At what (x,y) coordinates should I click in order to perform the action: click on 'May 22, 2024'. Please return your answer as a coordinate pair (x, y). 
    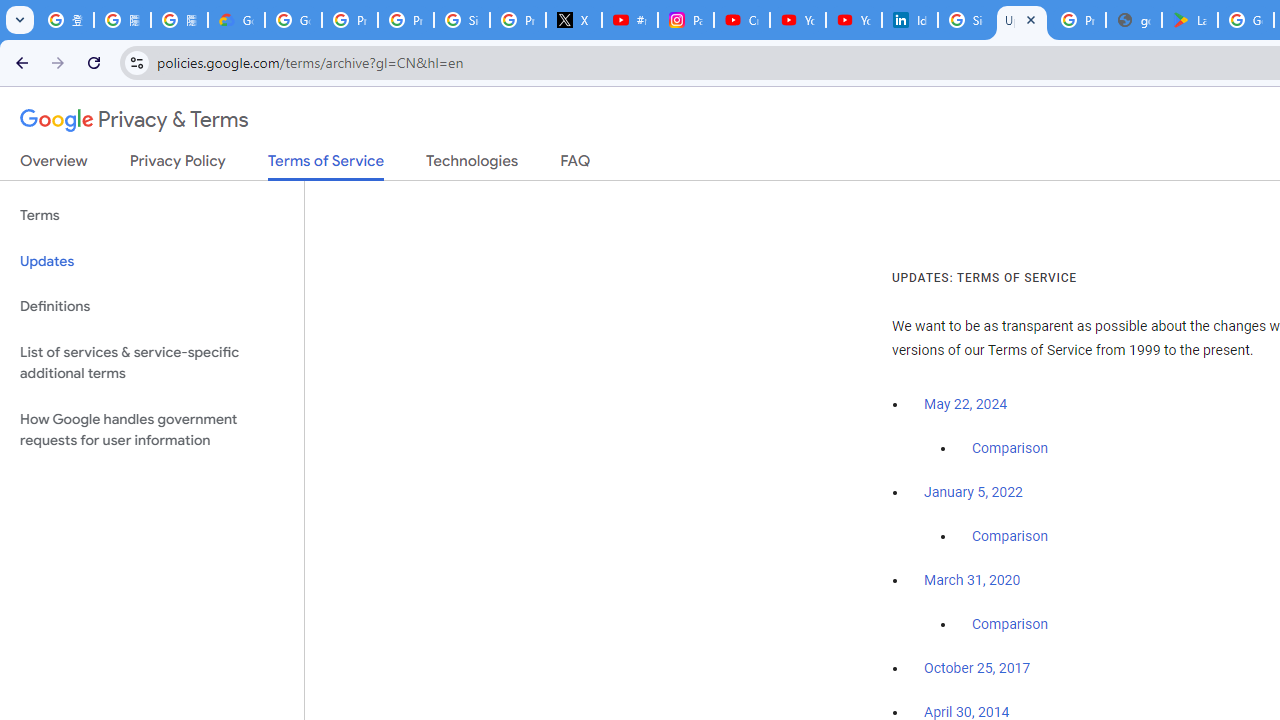
    Looking at the image, I should click on (966, 405).